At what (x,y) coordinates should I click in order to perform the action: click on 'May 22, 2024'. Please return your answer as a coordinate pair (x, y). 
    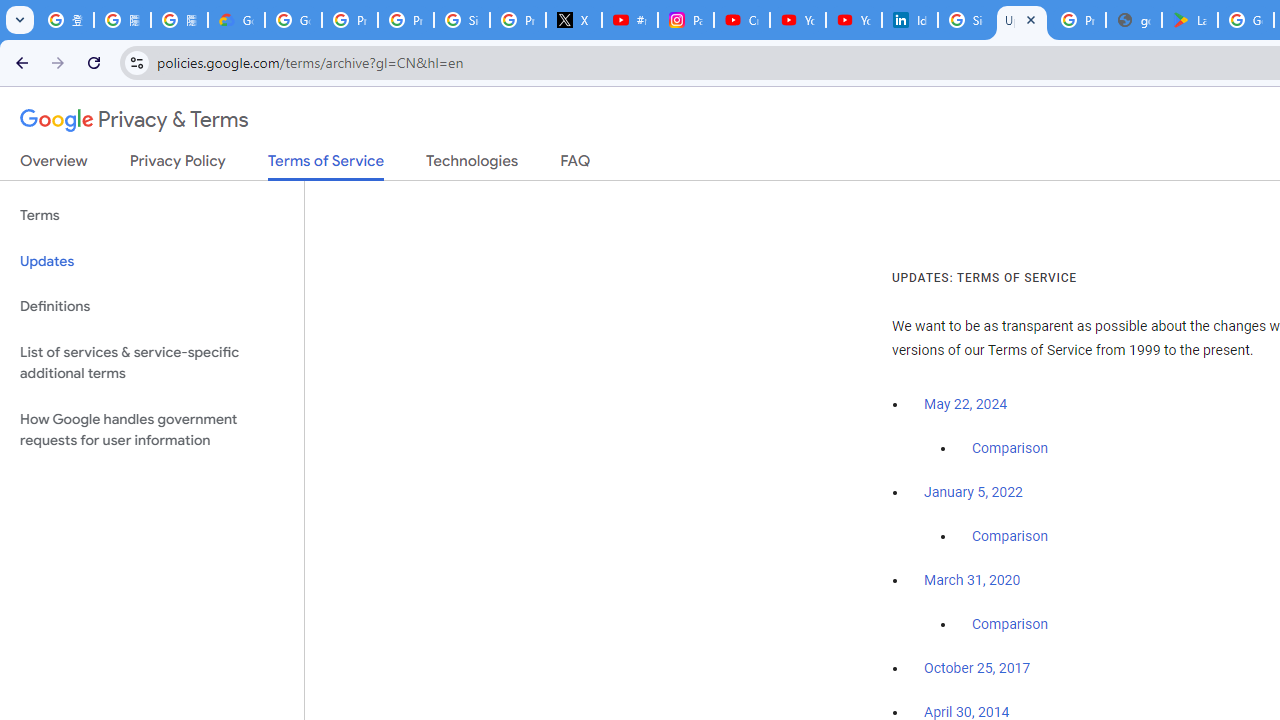
    Looking at the image, I should click on (966, 405).